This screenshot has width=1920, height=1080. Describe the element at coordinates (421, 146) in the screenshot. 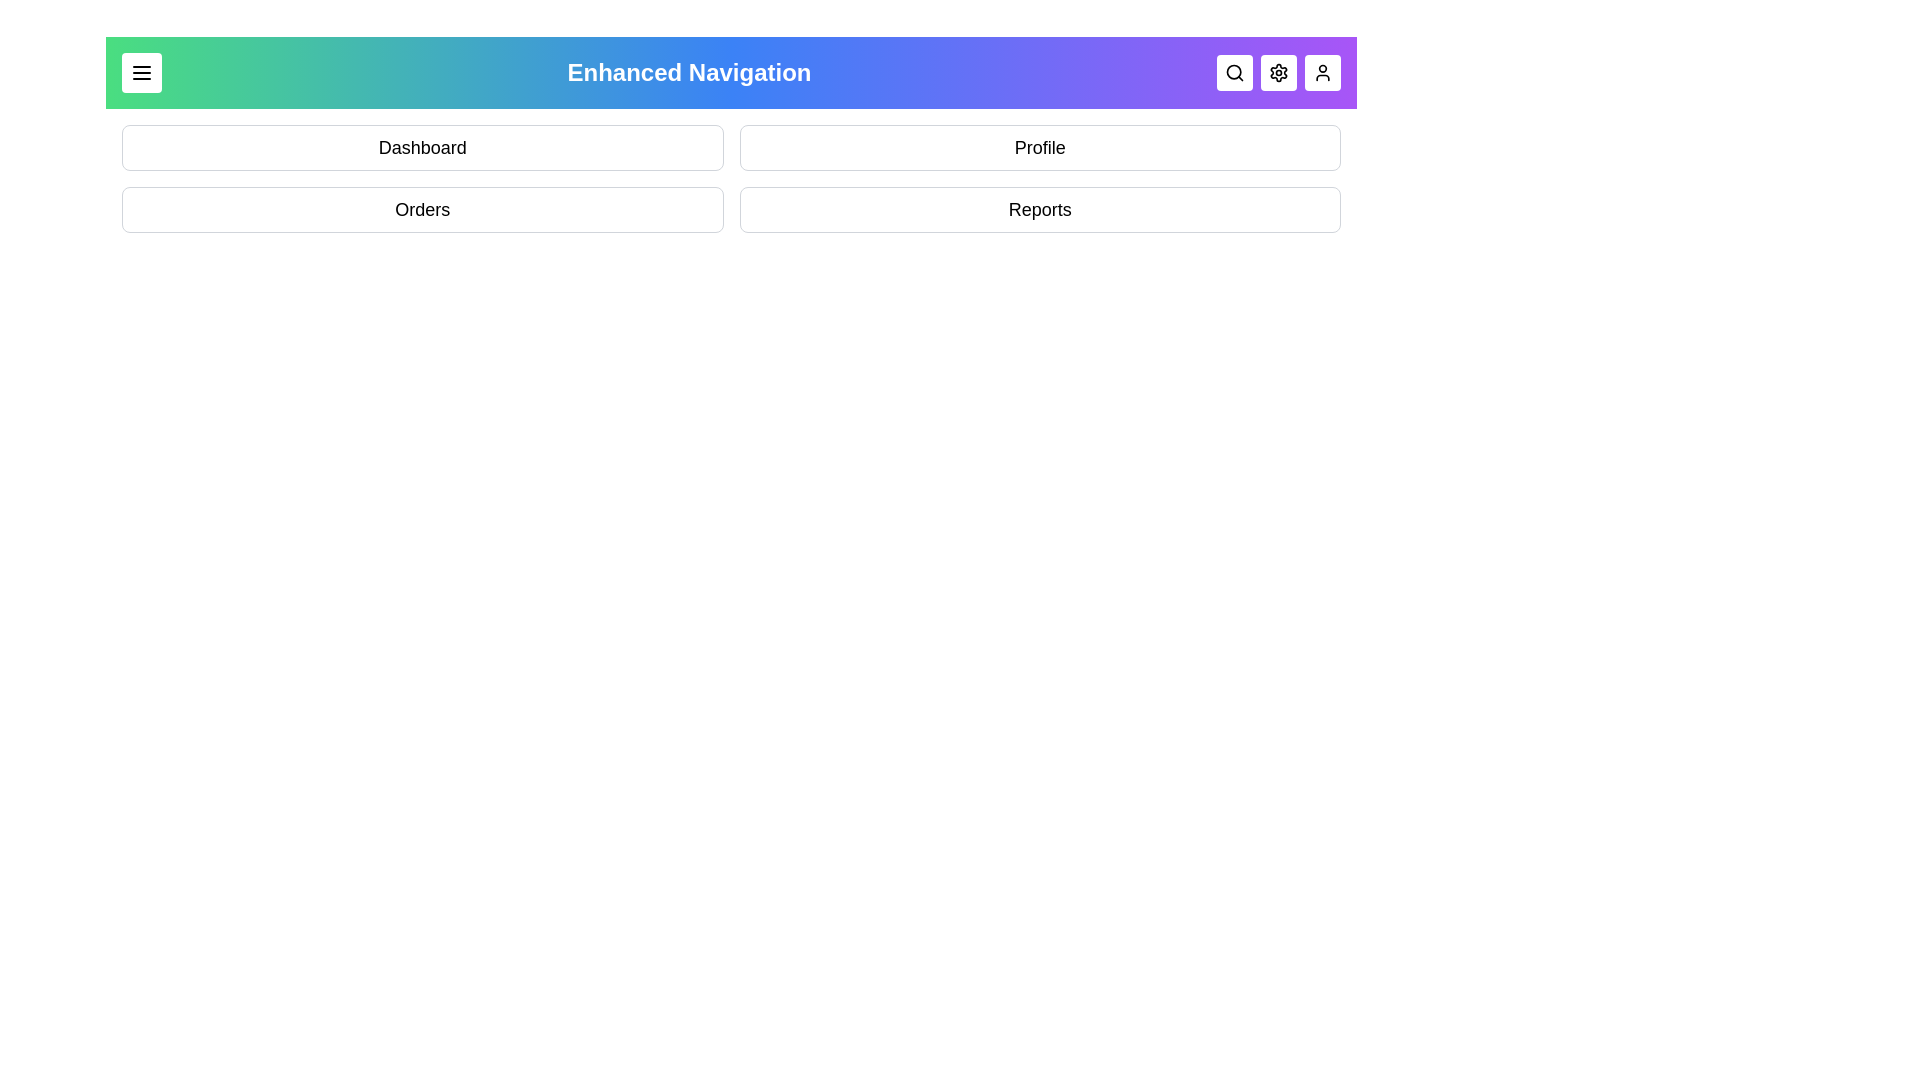

I see `the menu item Dashboard to observe the hover effect` at that location.